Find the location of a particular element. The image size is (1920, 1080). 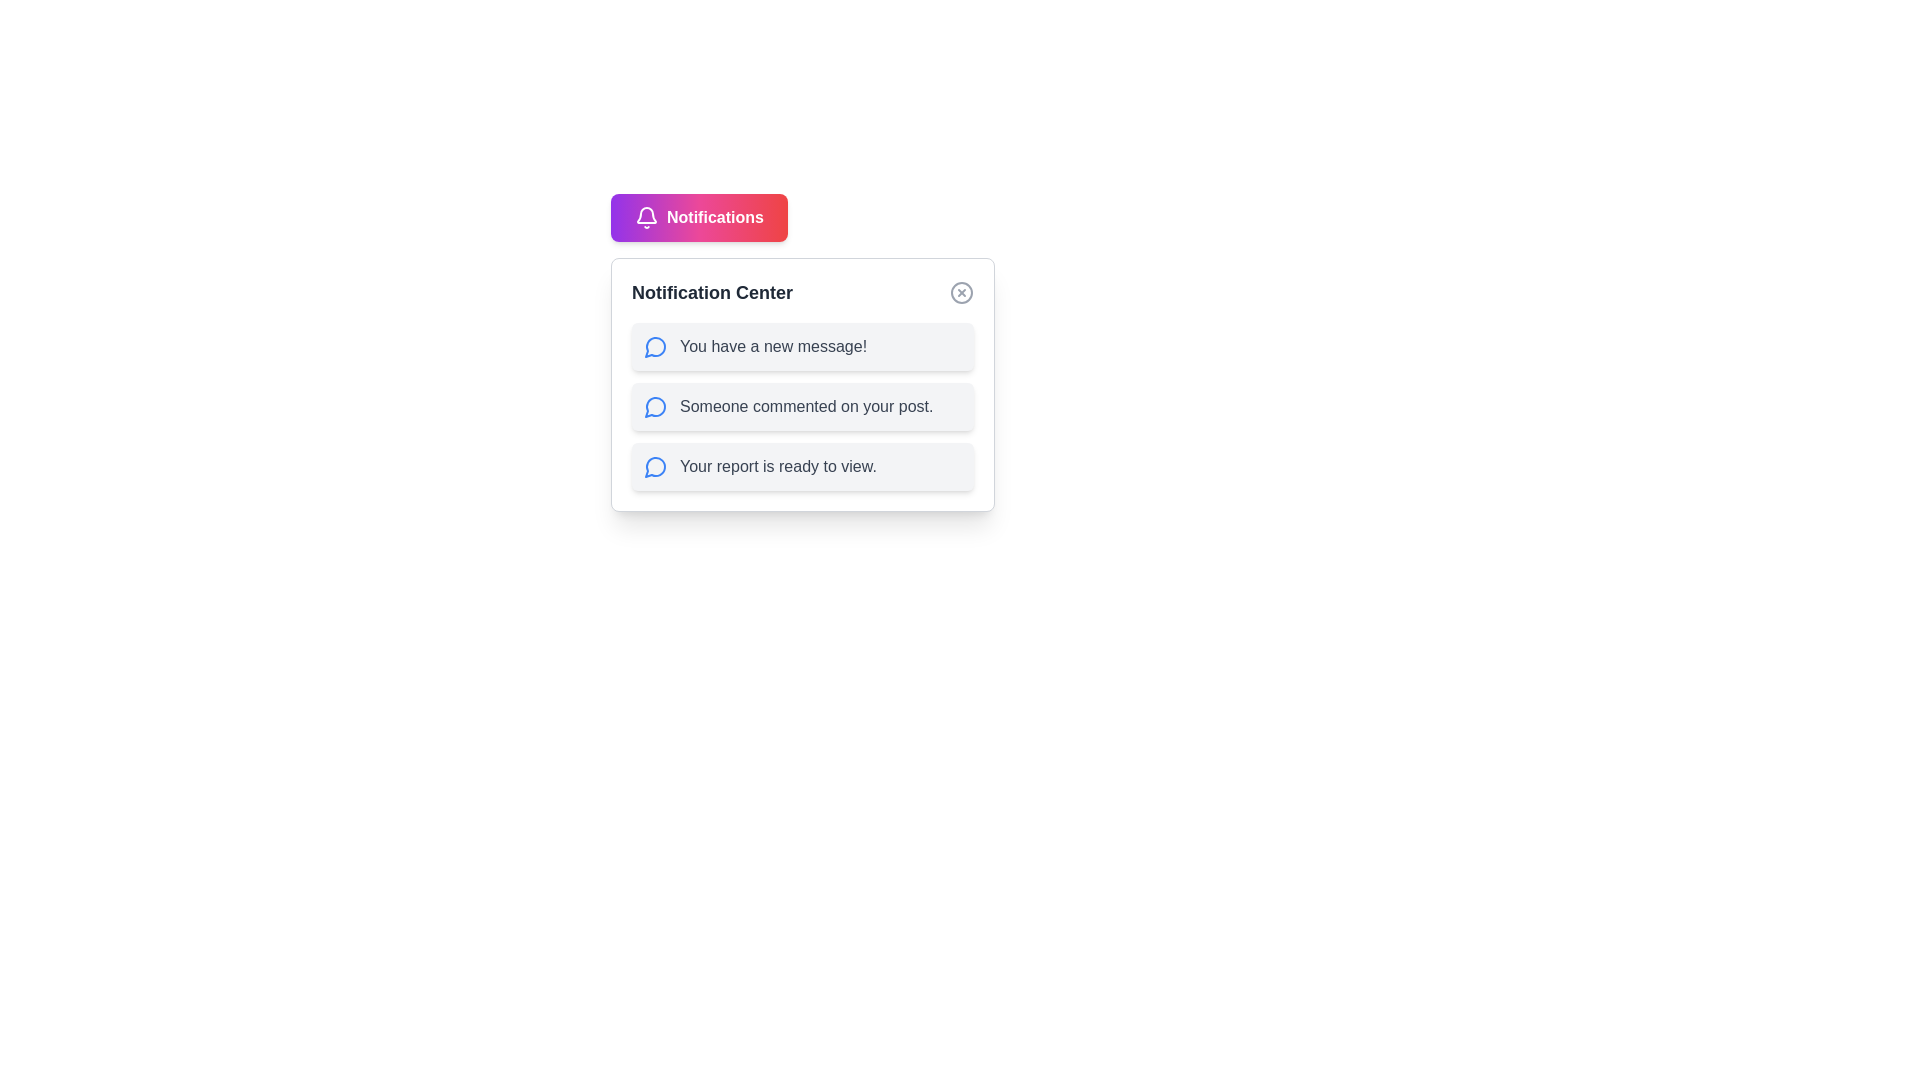

text content of the first notification item in the Notification Center, which contains the message 'You have a new message!' is located at coordinates (802, 346).